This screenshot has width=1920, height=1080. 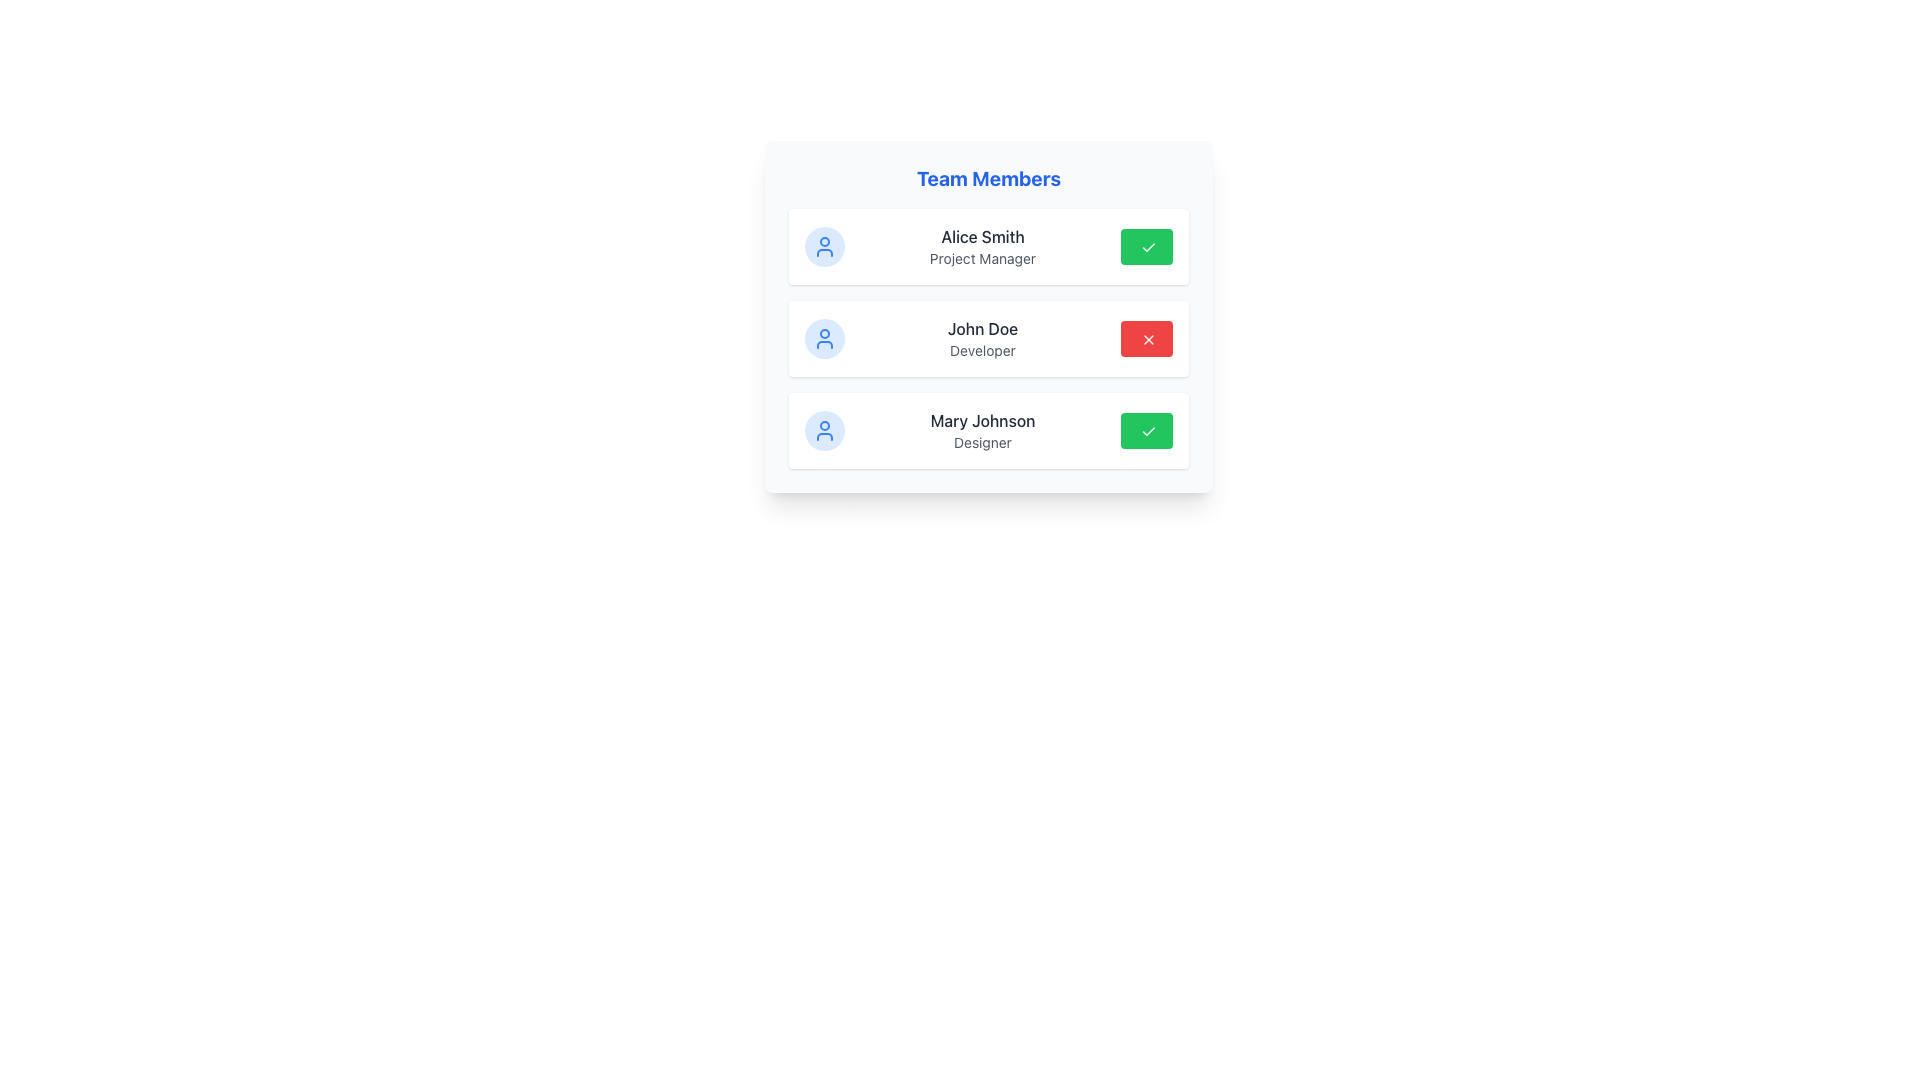 What do you see at coordinates (825, 430) in the screenshot?
I see `the decorative or informational icon representing user 'Mary Johnson' located in the 'Mary Johnson Designer' section, to the left of the text 'Mary Johnson' and 'Designer'` at bounding box center [825, 430].